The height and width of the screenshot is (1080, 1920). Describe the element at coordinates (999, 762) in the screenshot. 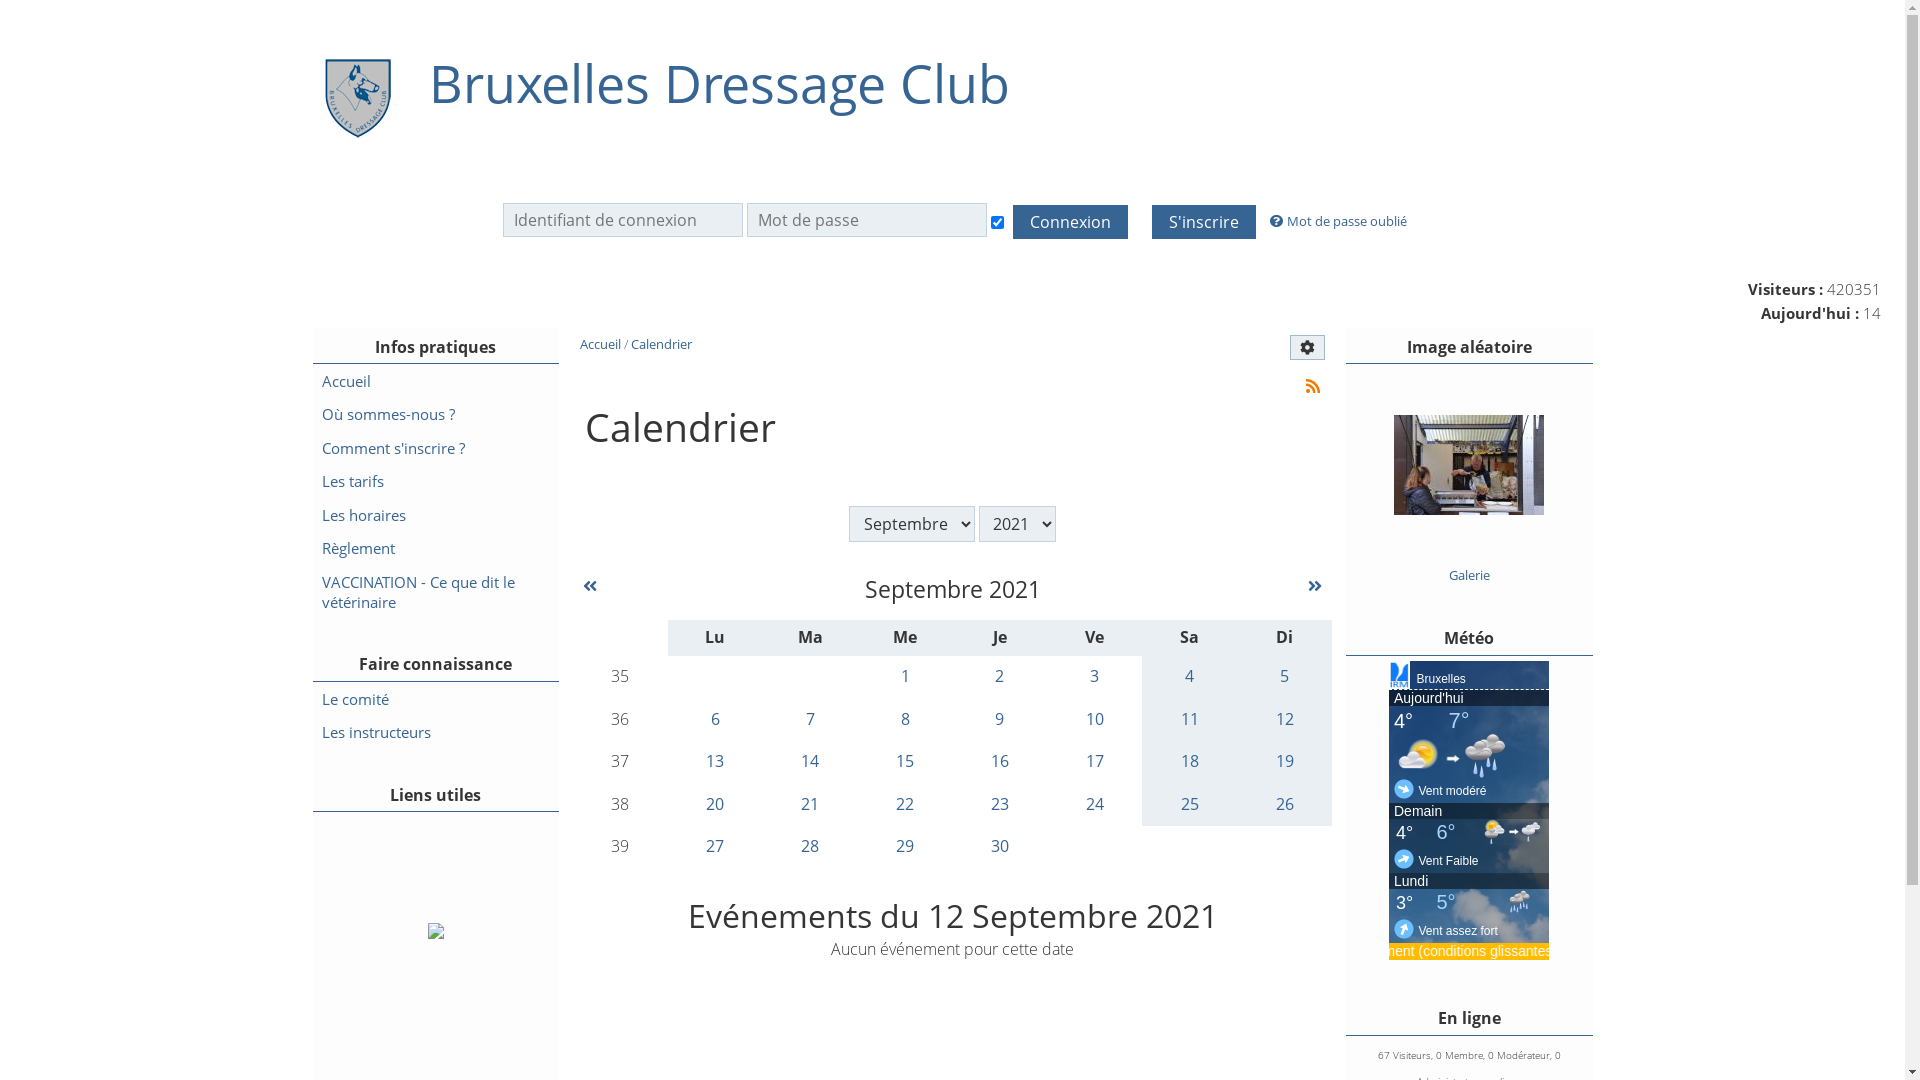

I see `'16'` at that location.